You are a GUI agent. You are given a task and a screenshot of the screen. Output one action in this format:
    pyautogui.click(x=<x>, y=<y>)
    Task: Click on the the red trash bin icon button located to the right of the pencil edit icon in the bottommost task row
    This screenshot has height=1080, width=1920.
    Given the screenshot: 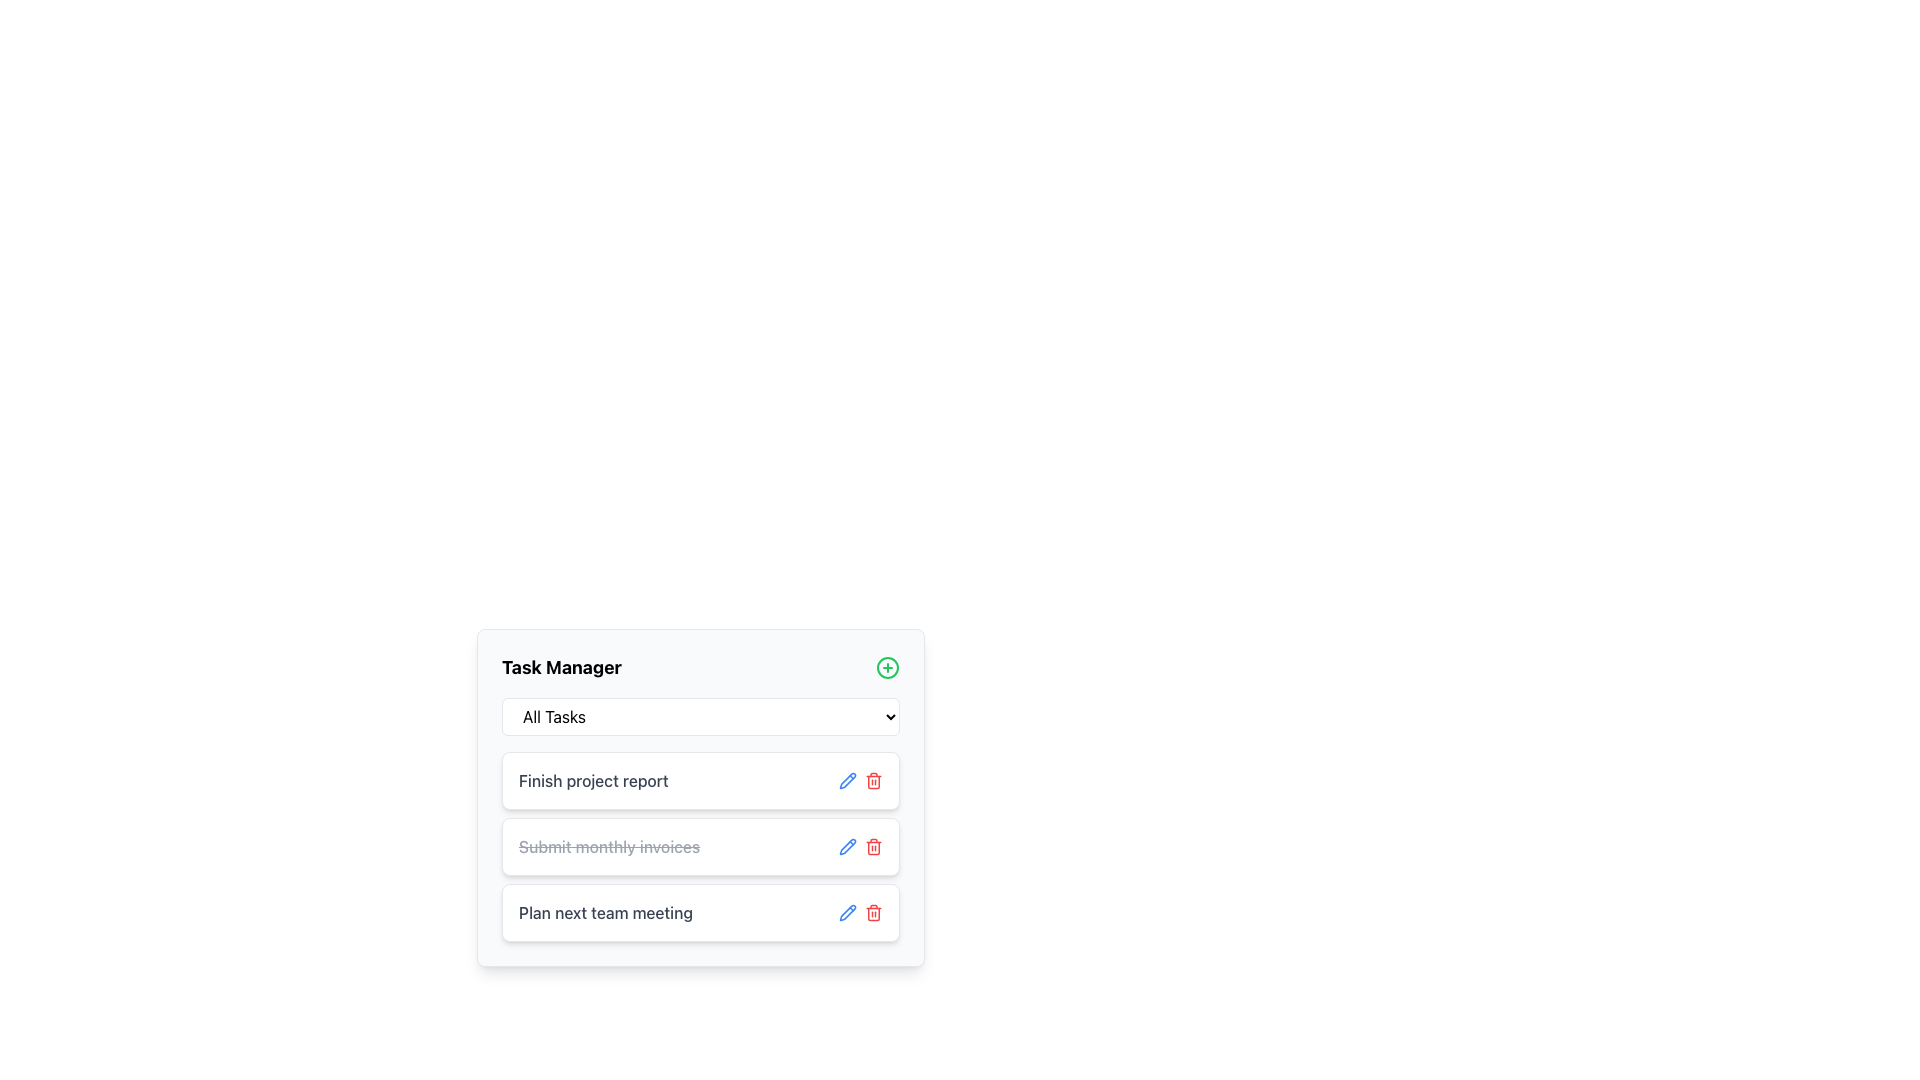 What is the action you would take?
    pyautogui.click(x=860, y=913)
    